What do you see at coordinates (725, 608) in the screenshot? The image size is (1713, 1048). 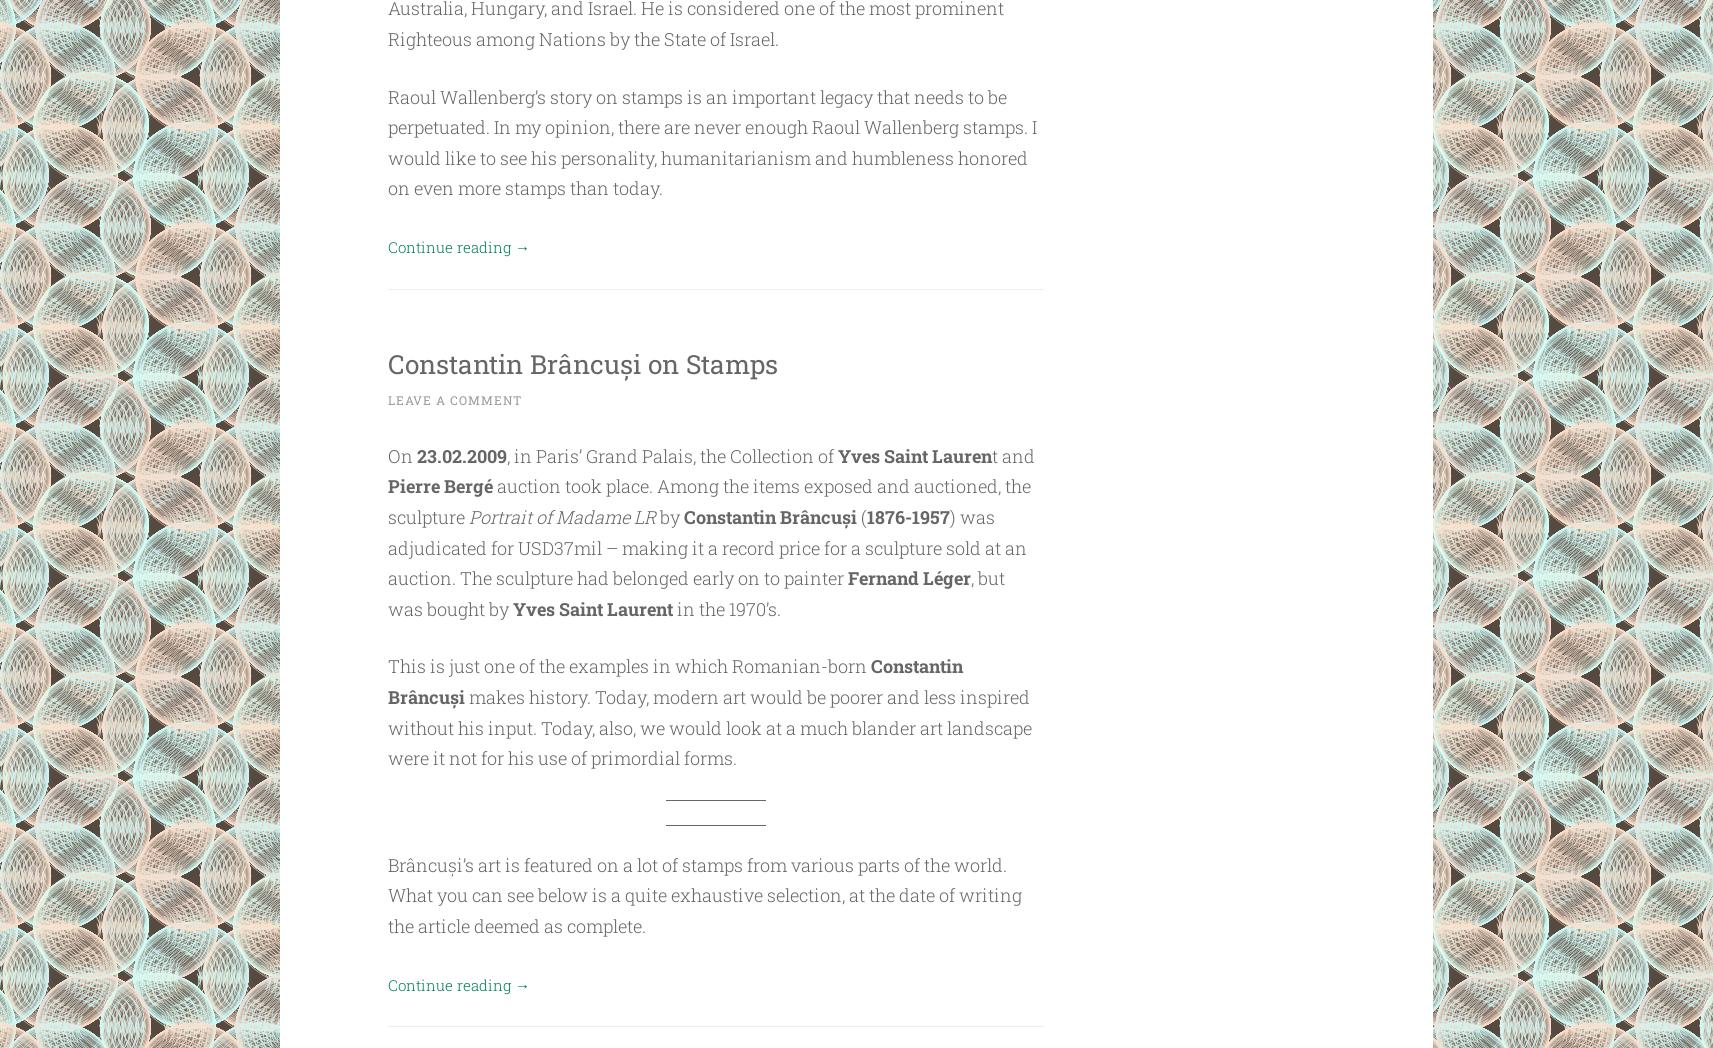 I see `'in the 1970’s.'` at bounding box center [725, 608].